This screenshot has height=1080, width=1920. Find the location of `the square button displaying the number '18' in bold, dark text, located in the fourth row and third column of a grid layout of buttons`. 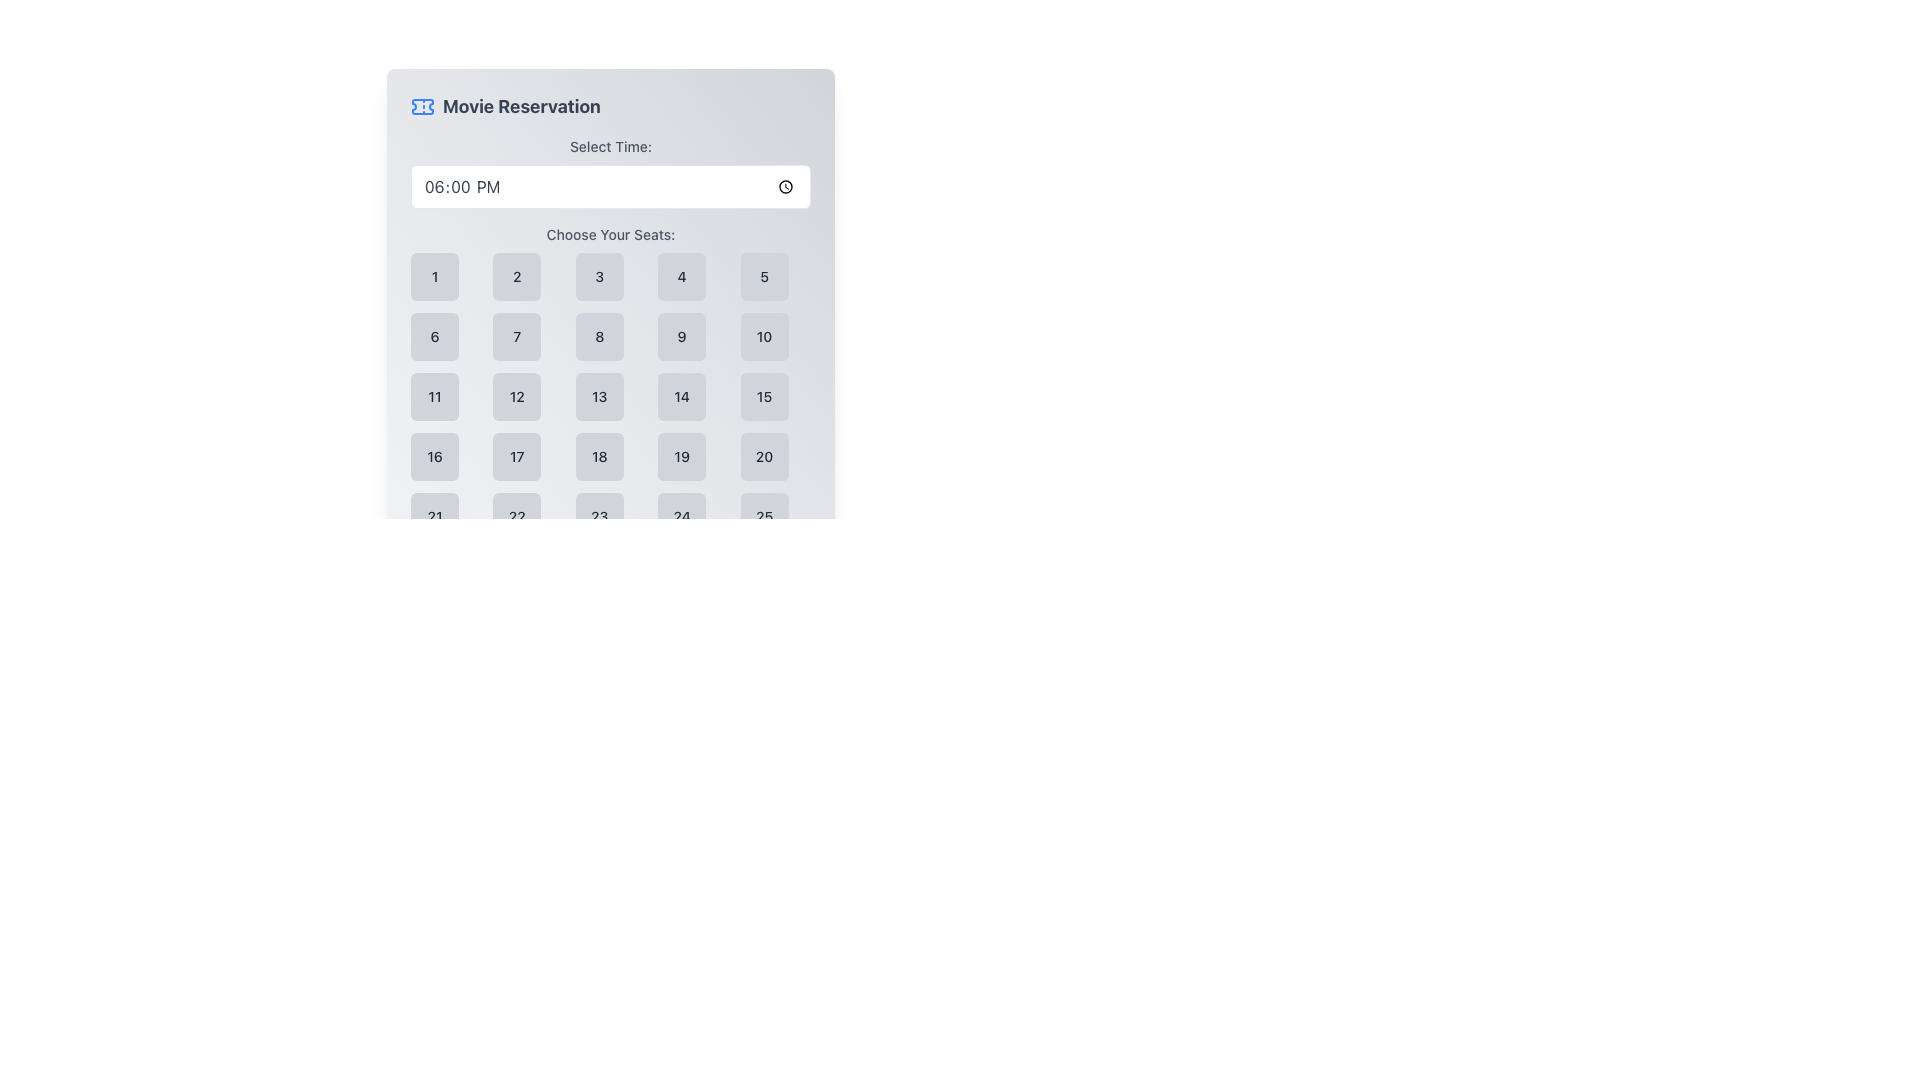

the square button displaying the number '18' in bold, dark text, located in the fourth row and third column of a grid layout of buttons is located at coordinates (598, 456).